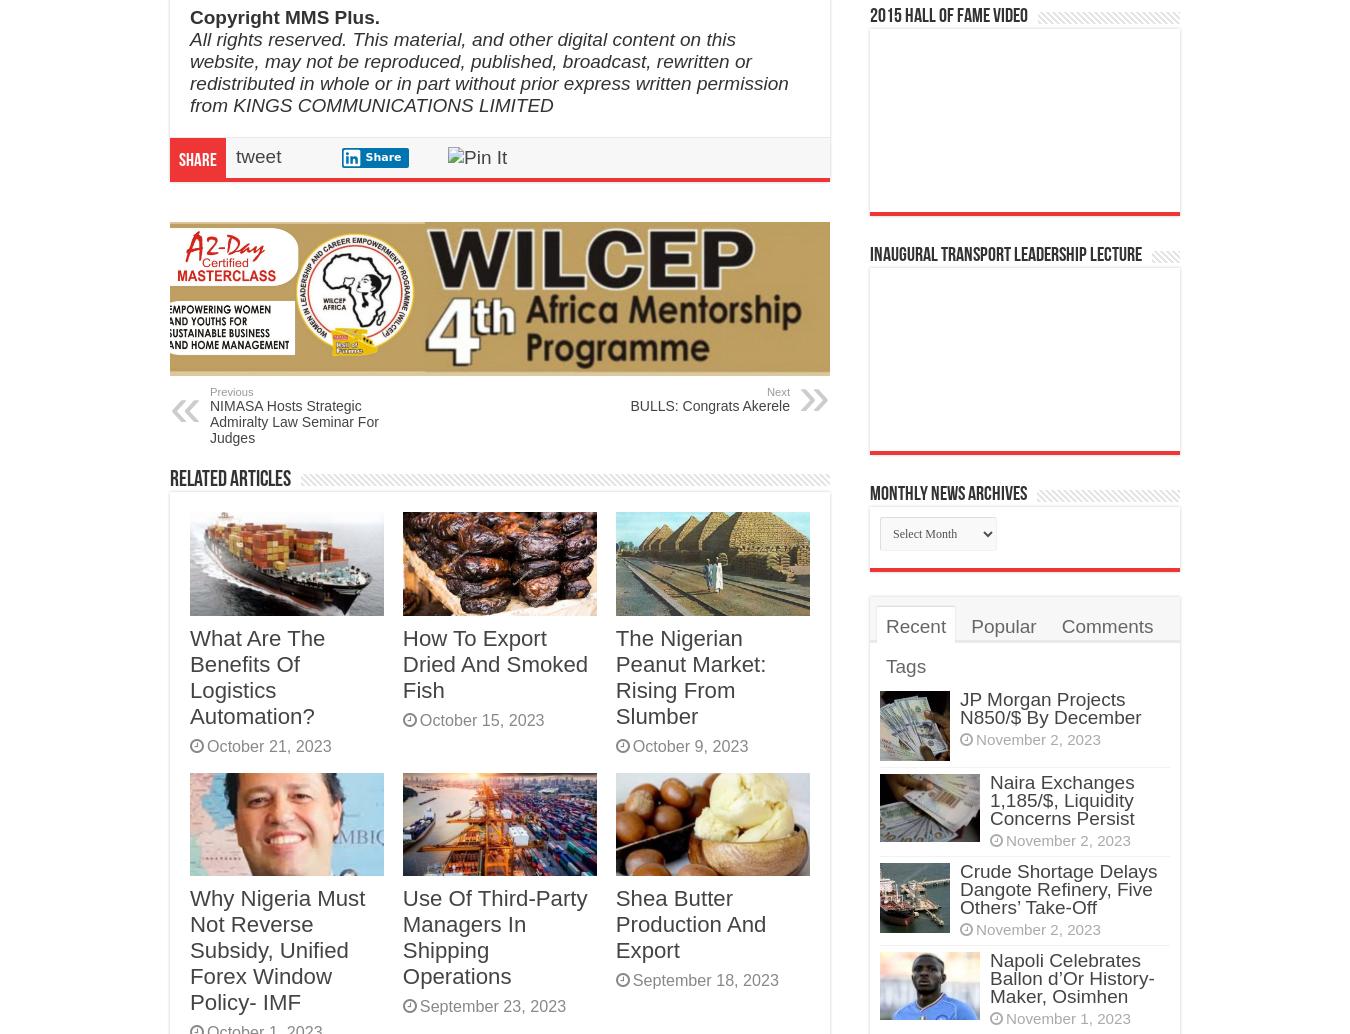  Describe the element at coordinates (402, 663) in the screenshot. I see `'How To Export Dried And Smoked Fish'` at that location.